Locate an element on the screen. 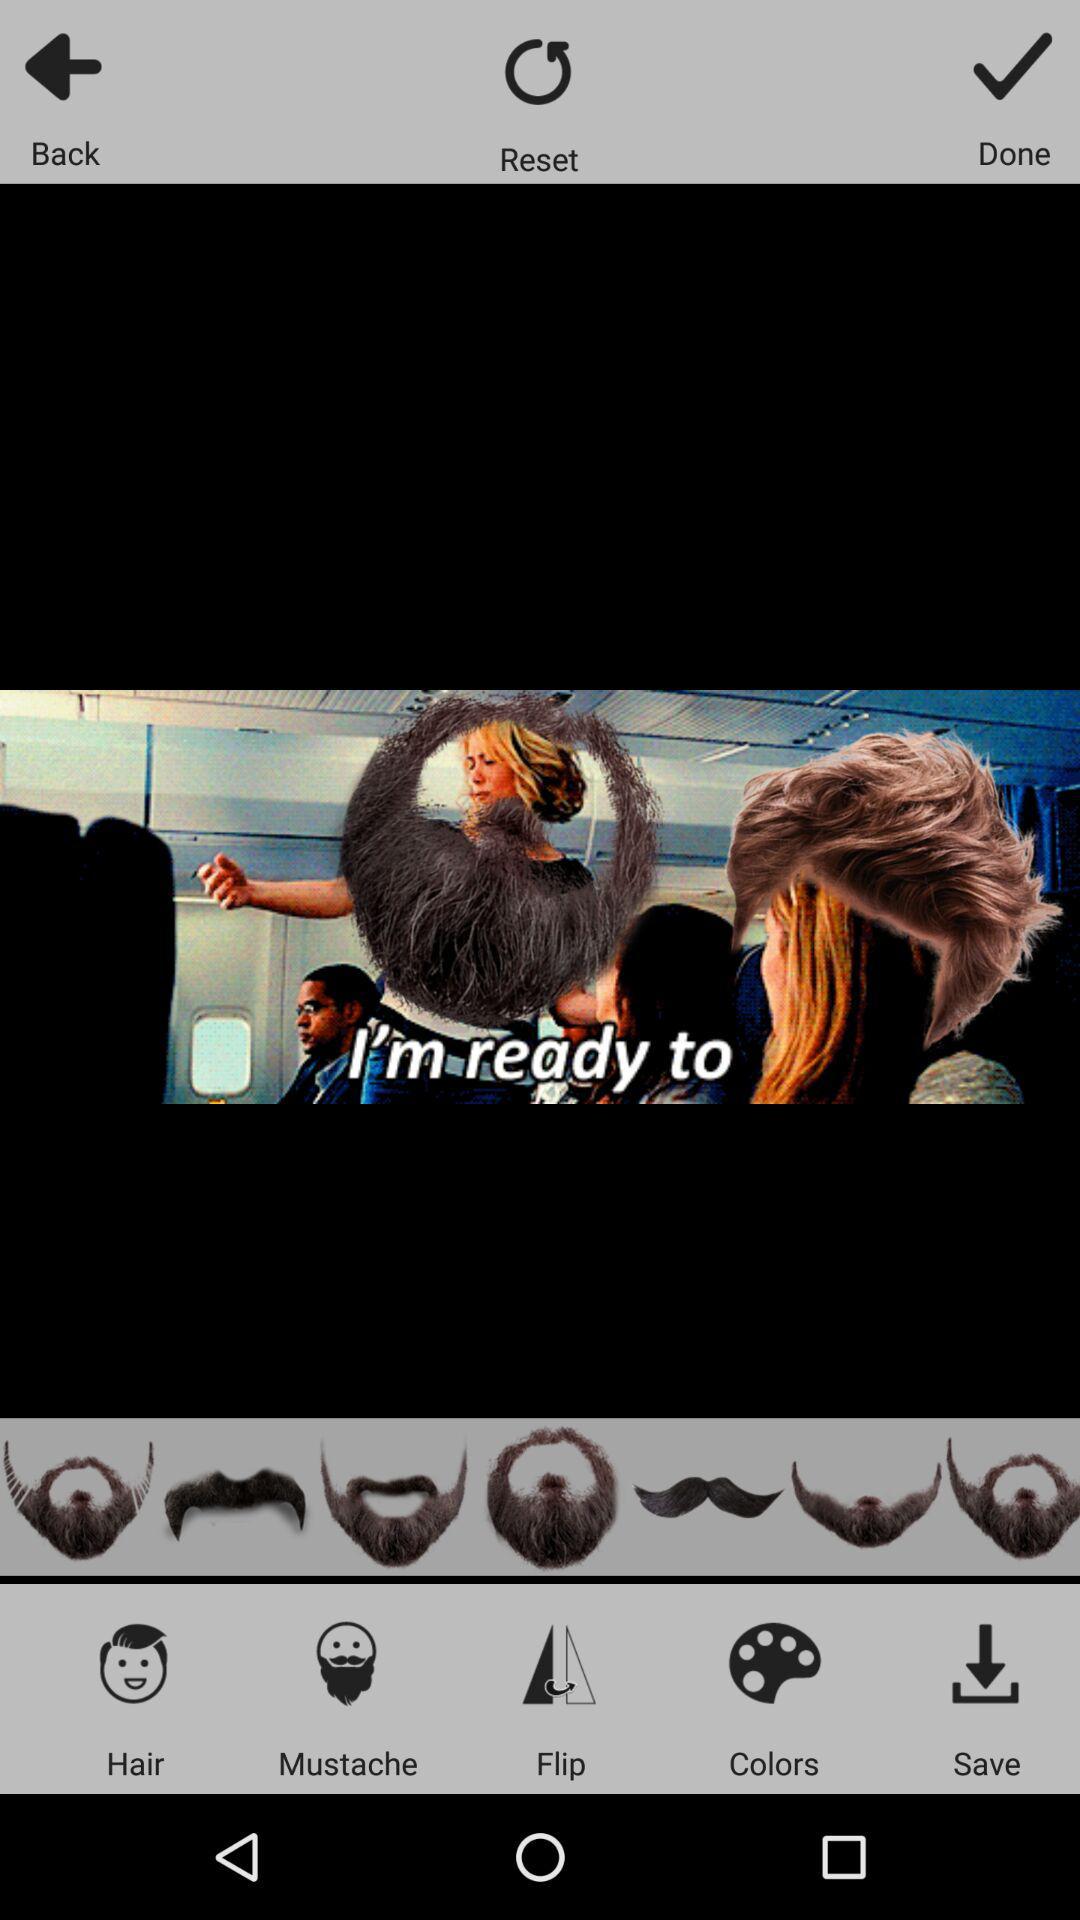 The image size is (1080, 1920). the check icon is located at coordinates (1014, 65).